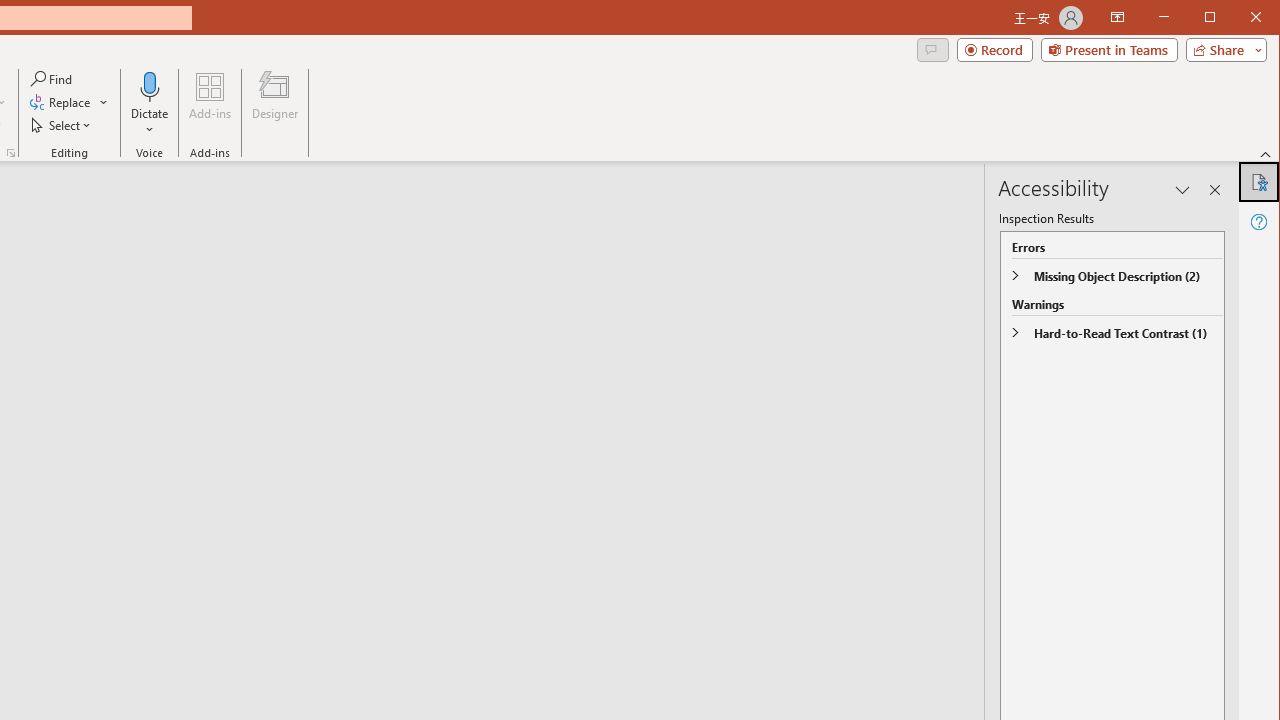 Image resolution: width=1280 pixels, height=720 pixels. What do you see at coordinates (69, 102) in the screenshot?
I see `'Replace...'` at bounding box center [69, 102].